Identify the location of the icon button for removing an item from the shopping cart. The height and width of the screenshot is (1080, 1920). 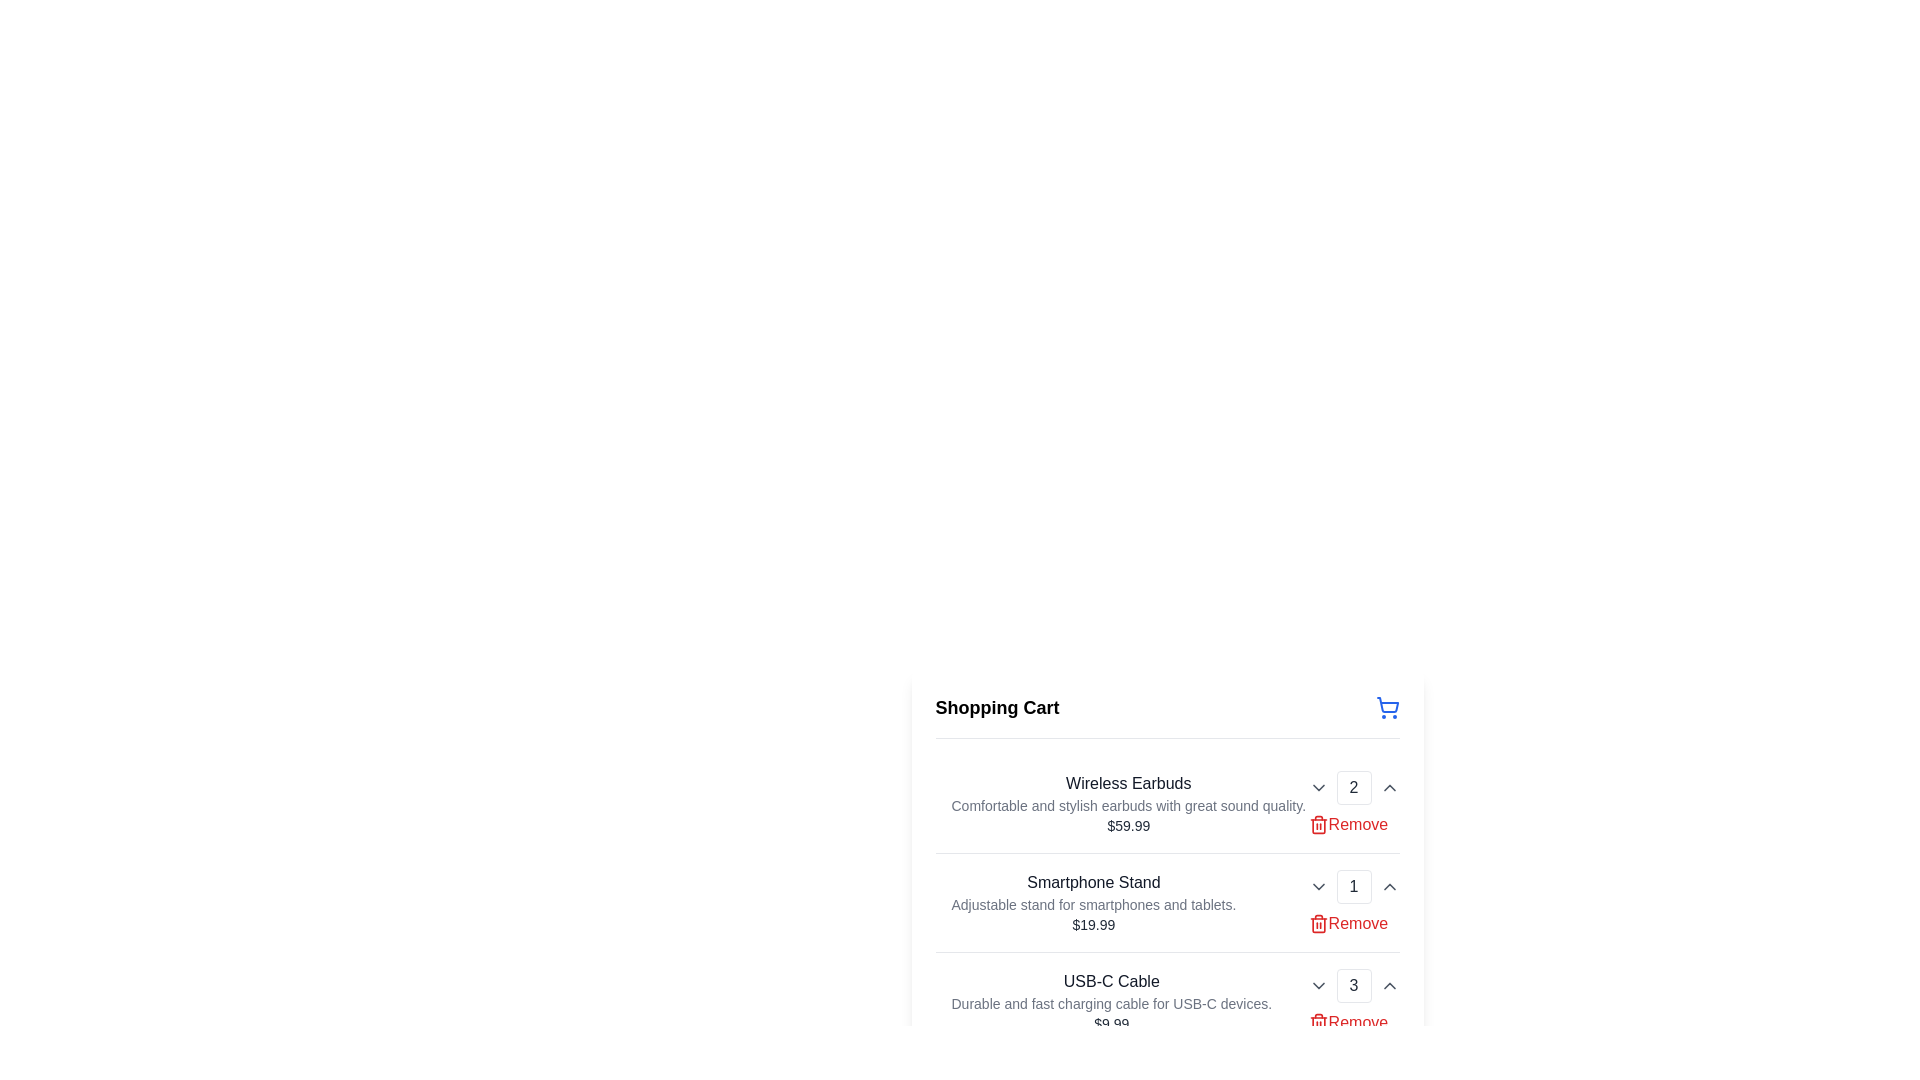
(1318, 825).